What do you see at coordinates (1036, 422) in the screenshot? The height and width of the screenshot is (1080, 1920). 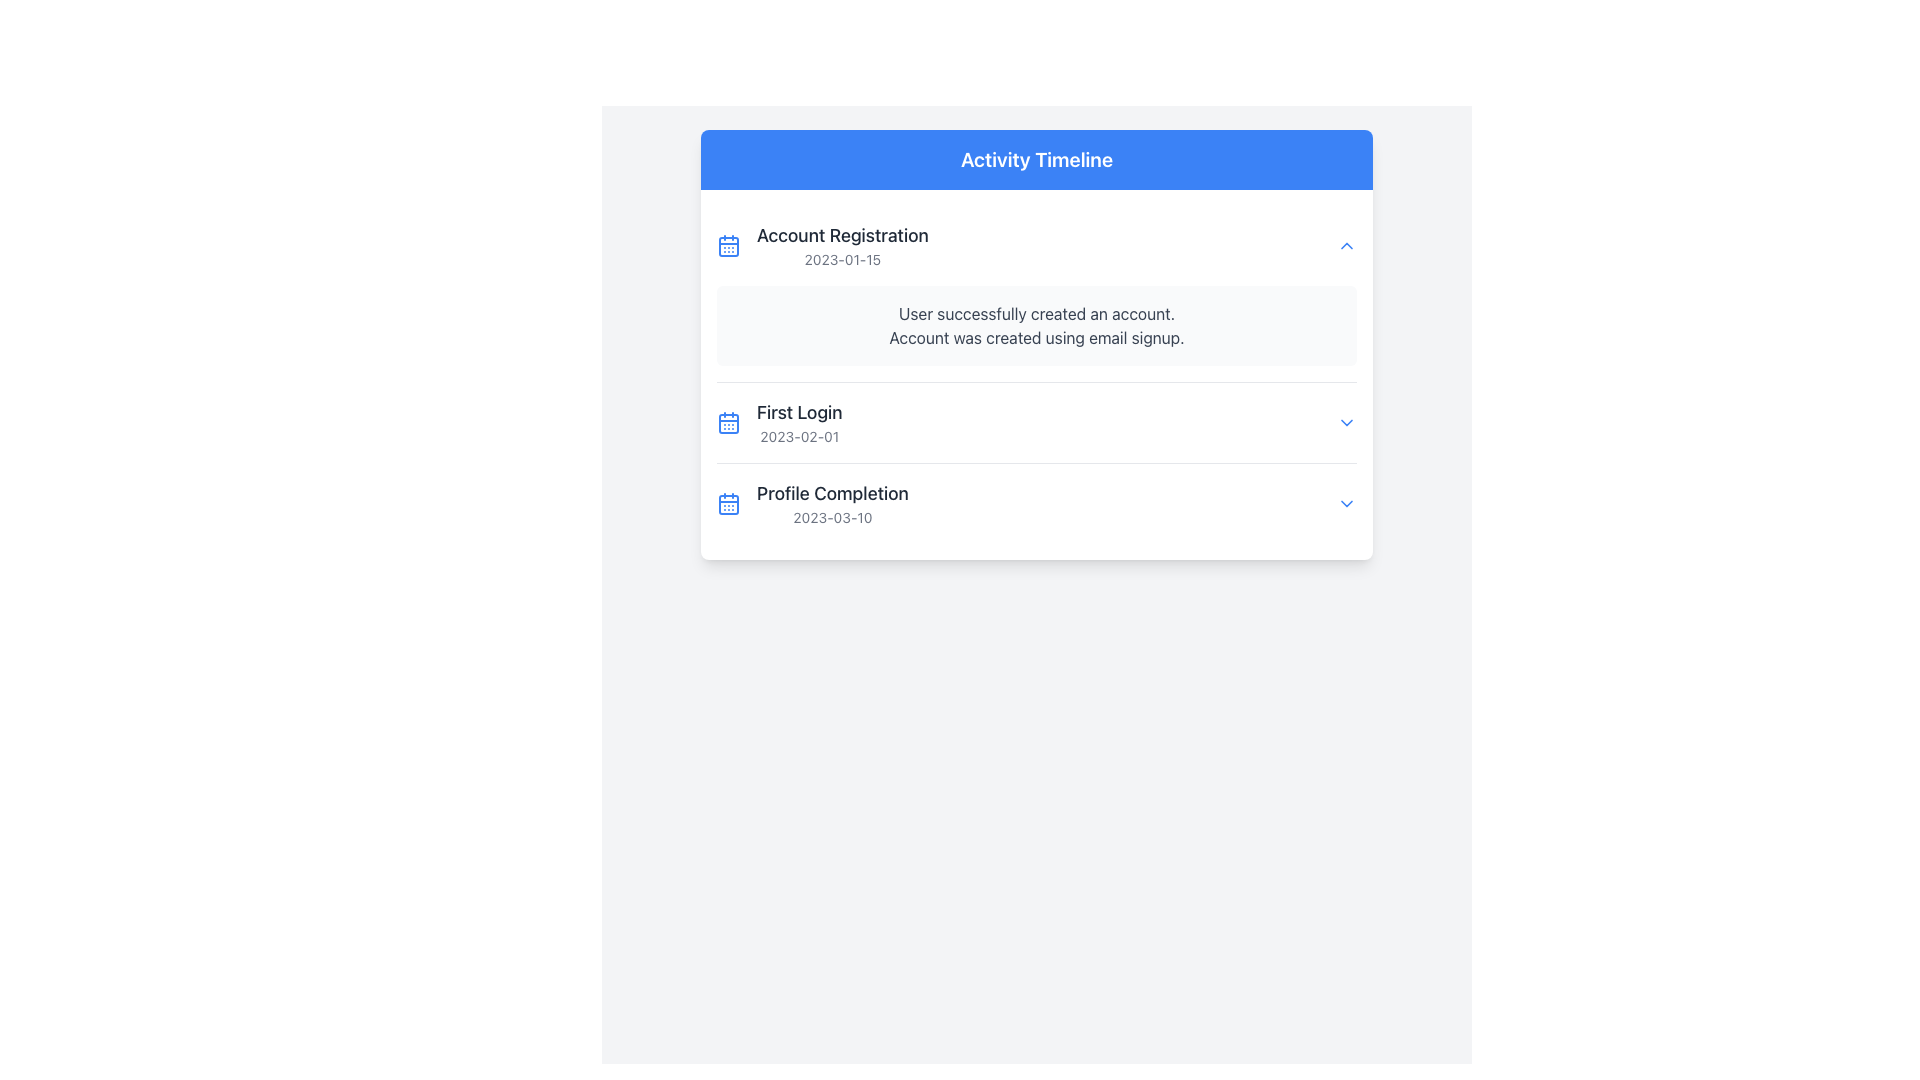 I see `the second item in the 'Activity Timeline' list, which is the timeline entry displaying 'First Login' with a date of '2023-02-01'` at bounding box center [1036, 422].